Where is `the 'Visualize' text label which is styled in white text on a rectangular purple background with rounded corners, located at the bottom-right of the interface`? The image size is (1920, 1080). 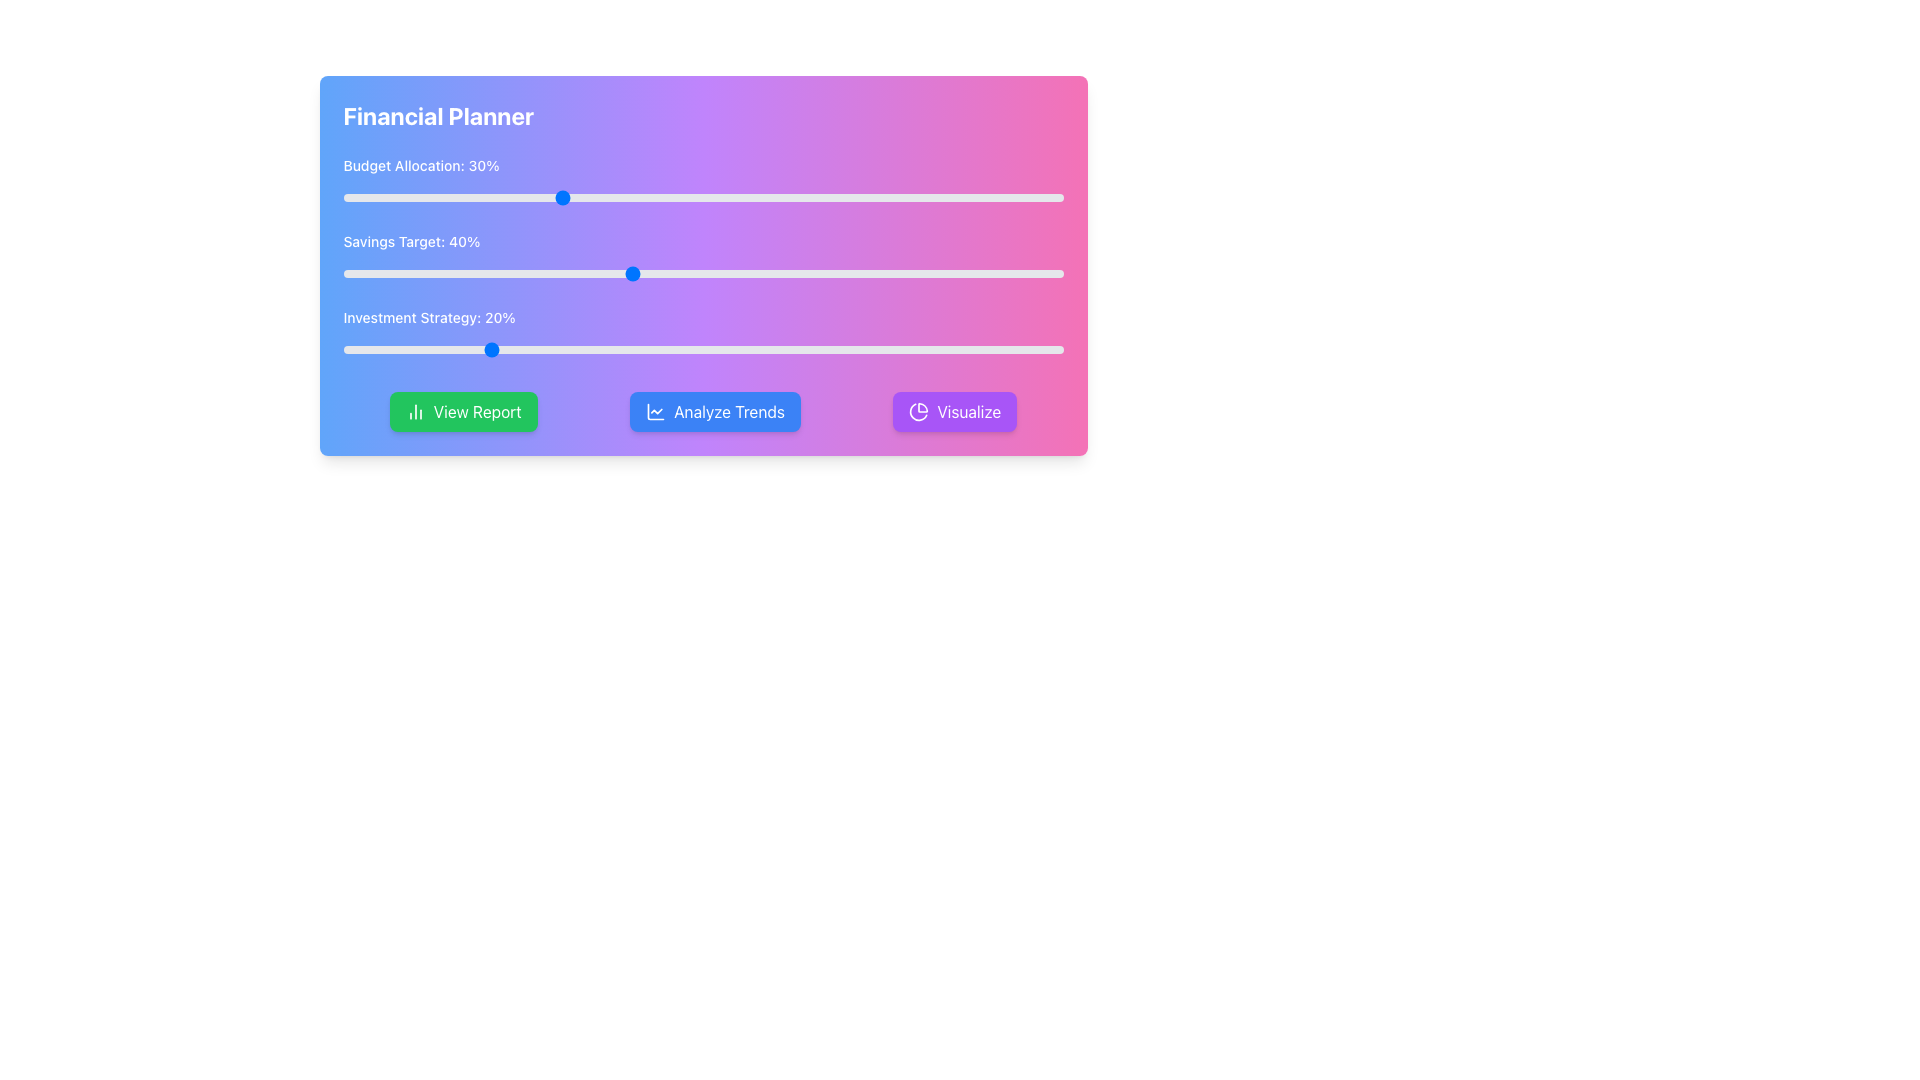 the 'Visualize' text label which is styled in white text on a rectangular purple background with rounded corners, located at the bottom-right of the interface is located at coordinates (969, 411).